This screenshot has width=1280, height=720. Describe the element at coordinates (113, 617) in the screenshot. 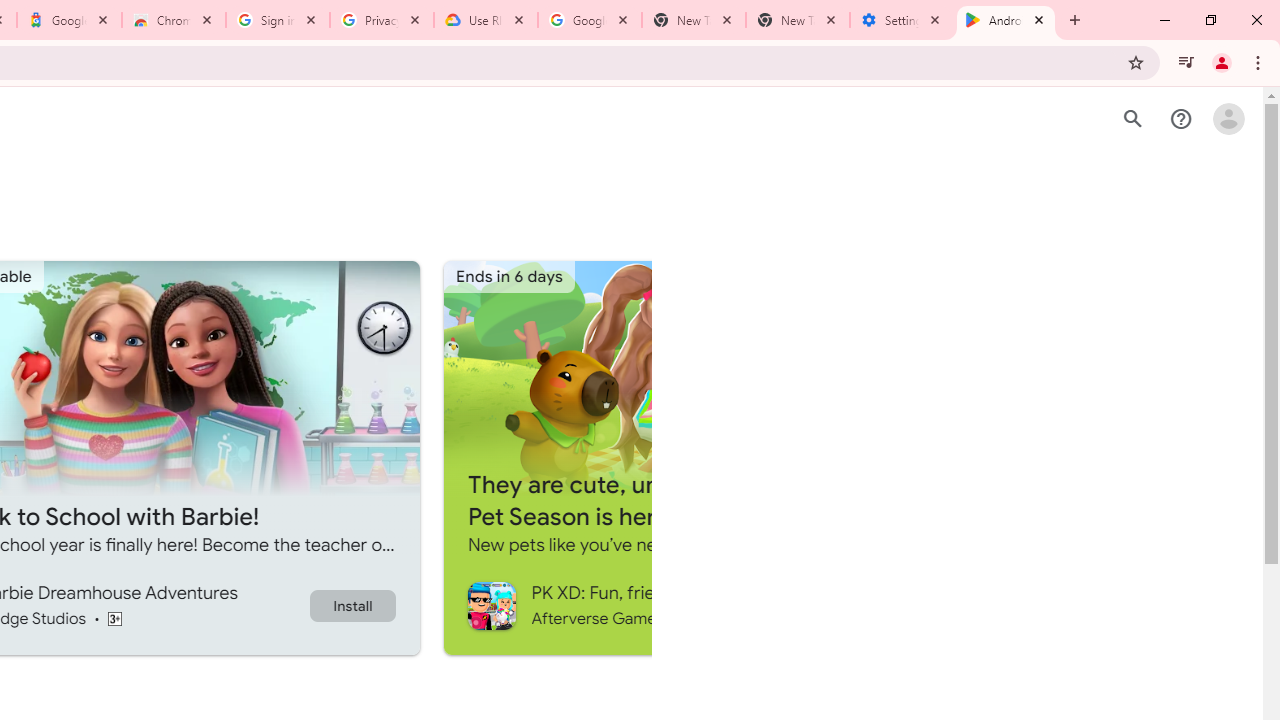

I see `'Content rating Rated for 3+'` at that location.